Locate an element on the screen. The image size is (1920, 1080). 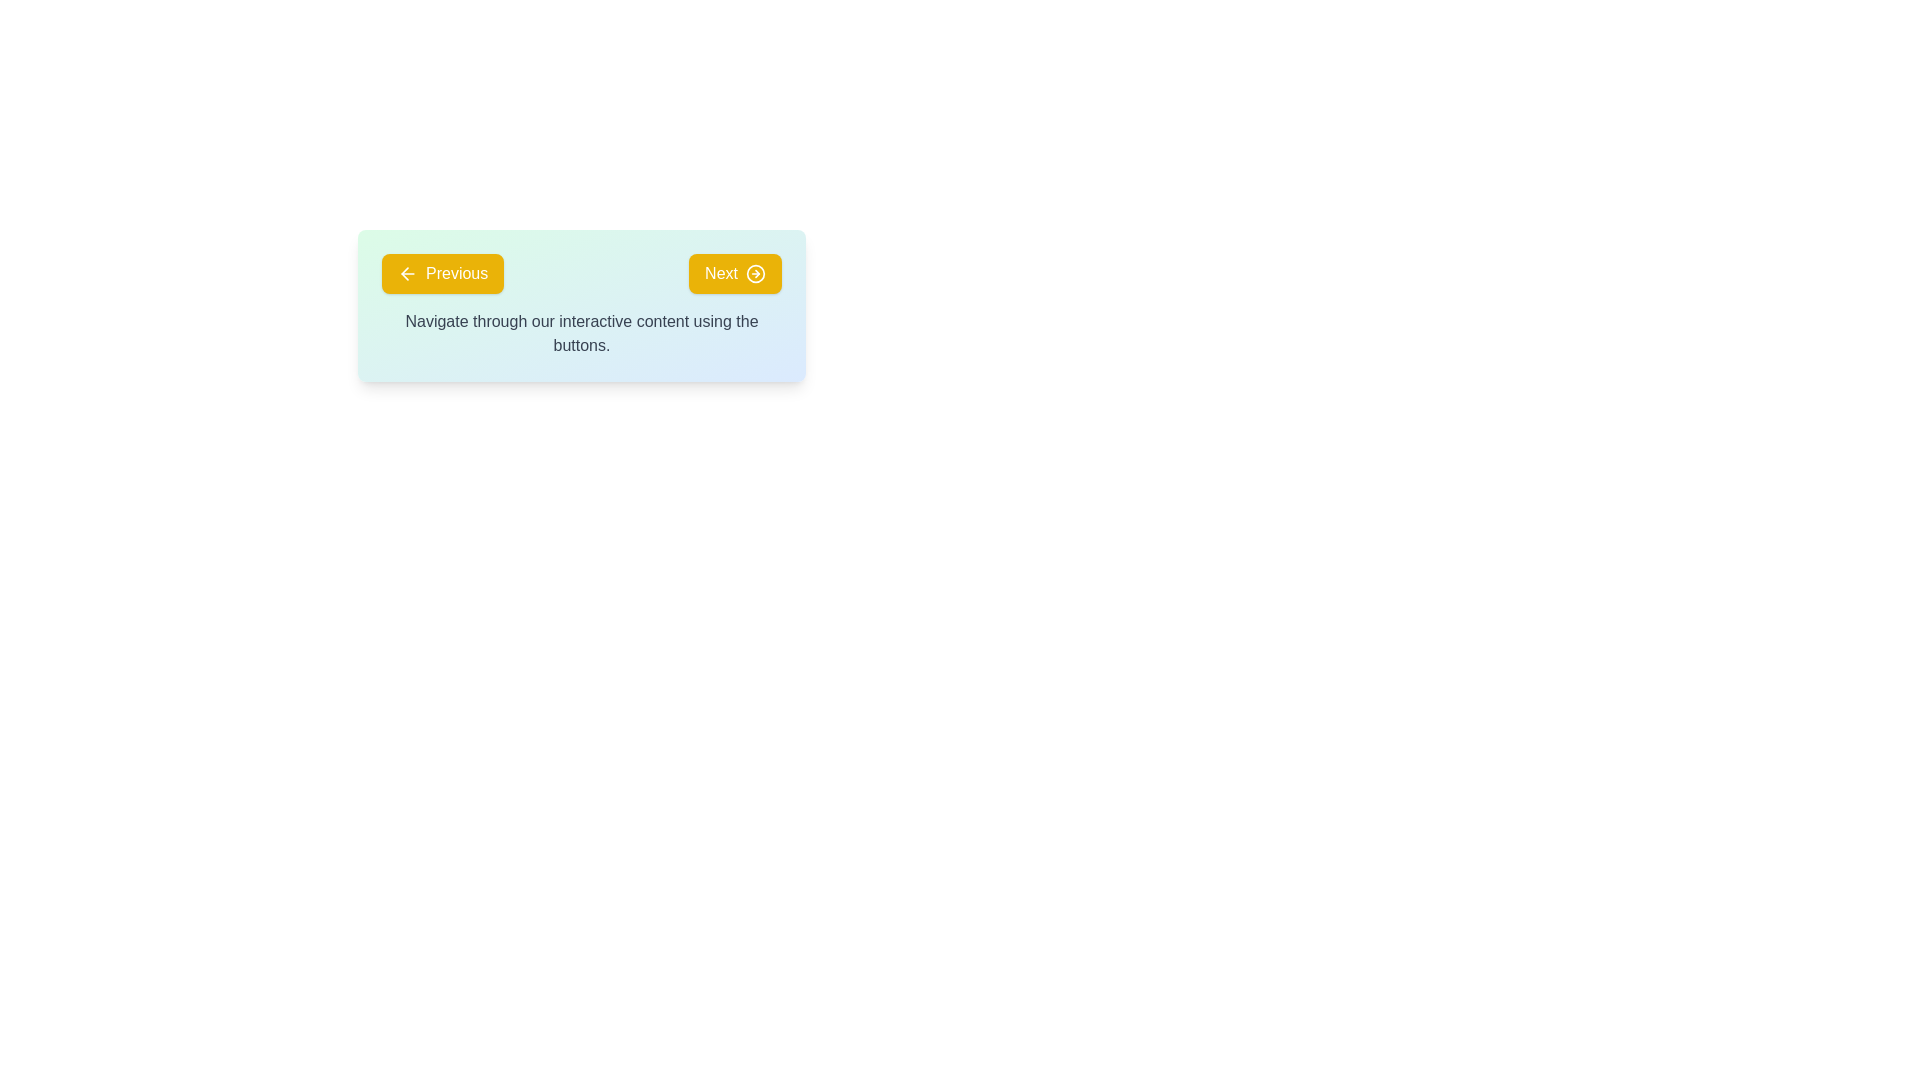
the 'Previous' button, which is a yellow rectangular button with rounded corners containing a left-pointing arrow icon and the text 'Previous' in white is located at coordinates (442, 273).